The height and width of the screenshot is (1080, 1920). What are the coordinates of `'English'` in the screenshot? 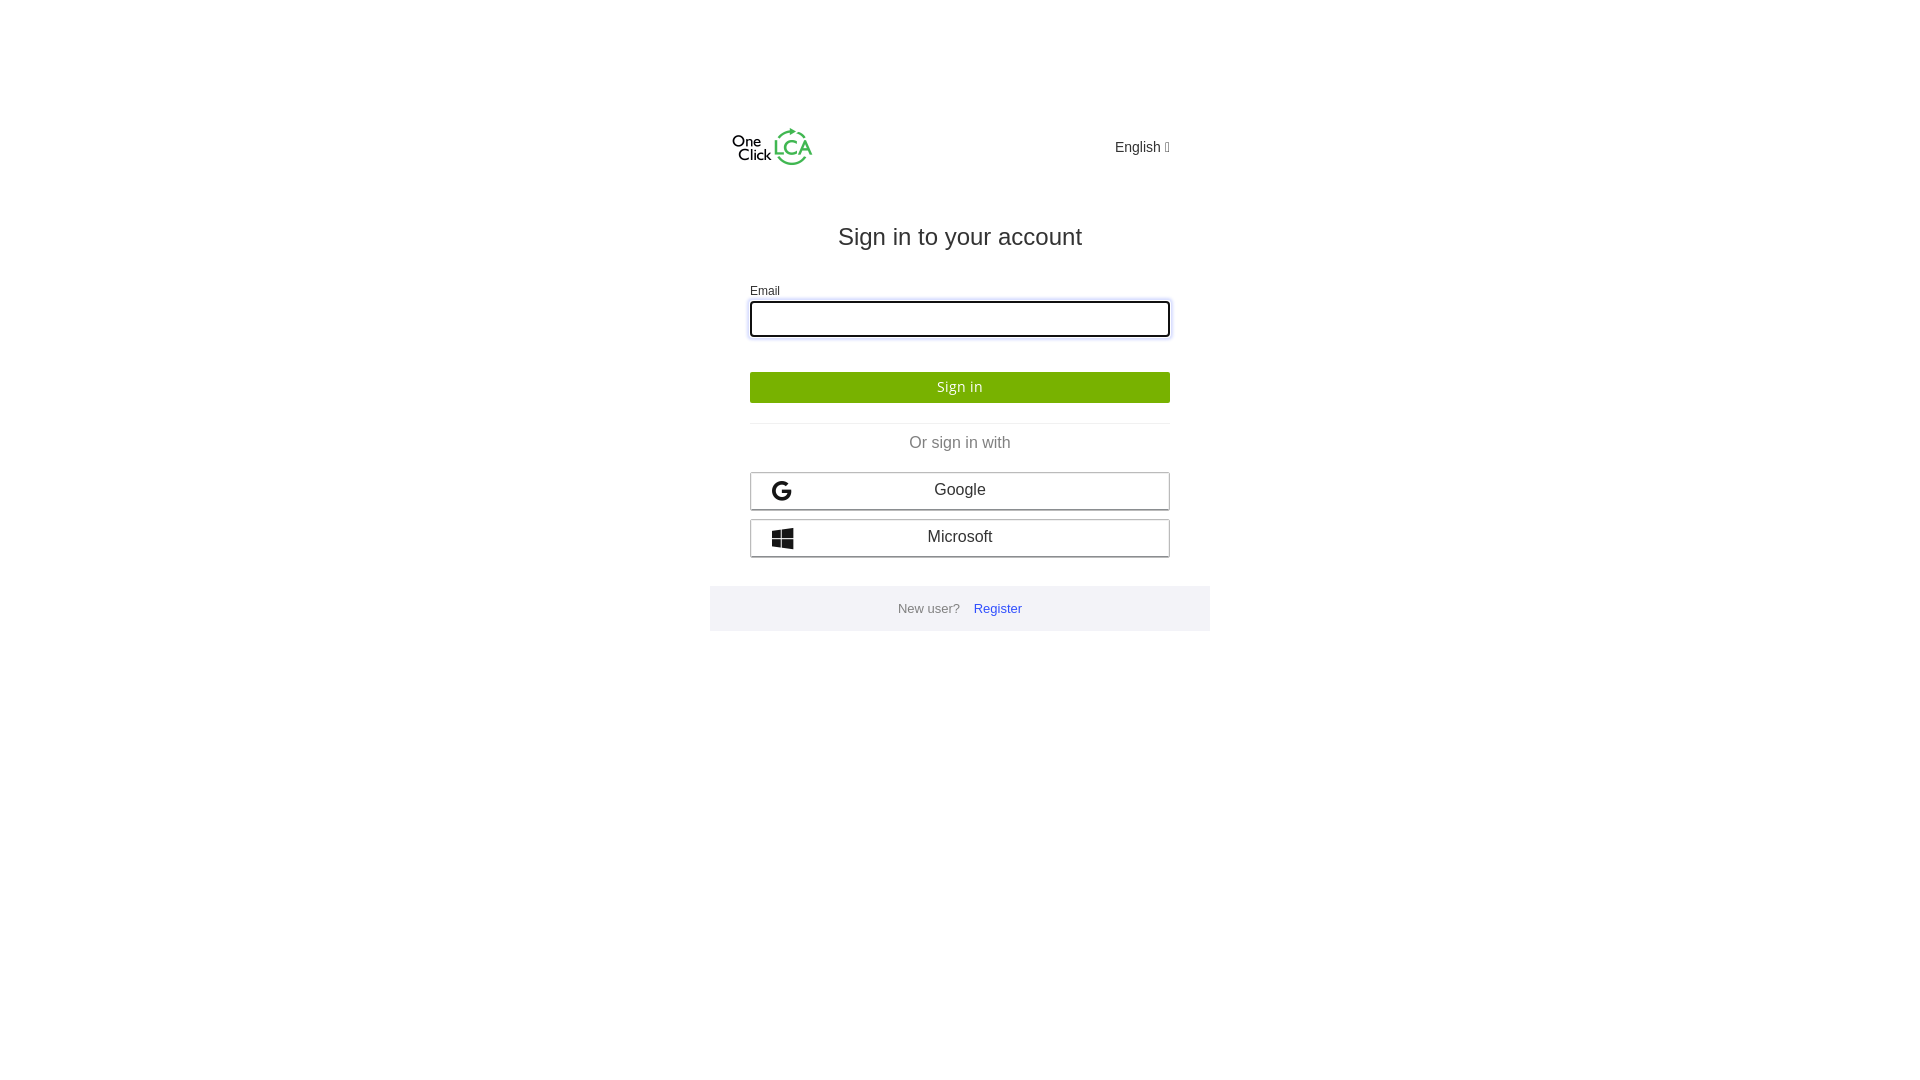 It's located at (1142, 145).